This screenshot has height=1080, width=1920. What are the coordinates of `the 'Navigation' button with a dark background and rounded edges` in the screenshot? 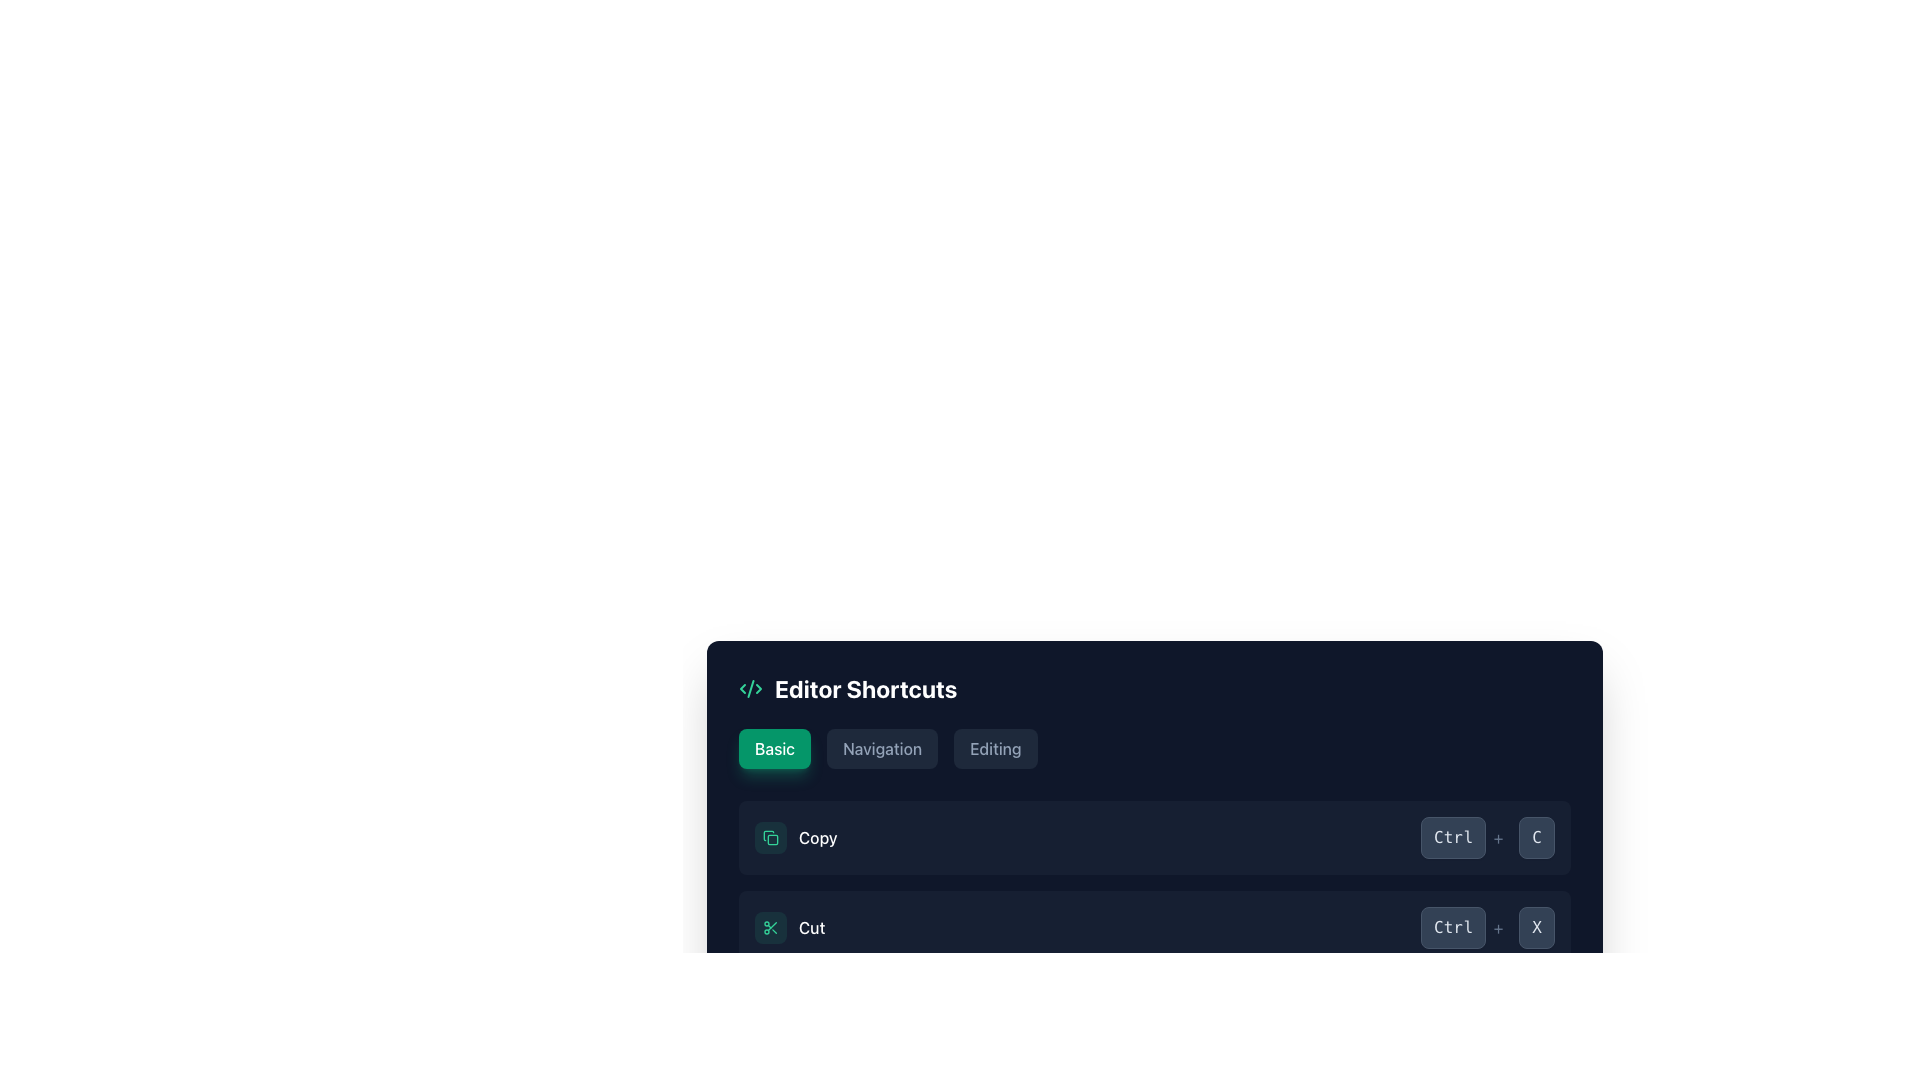 It's located at (881, 748).